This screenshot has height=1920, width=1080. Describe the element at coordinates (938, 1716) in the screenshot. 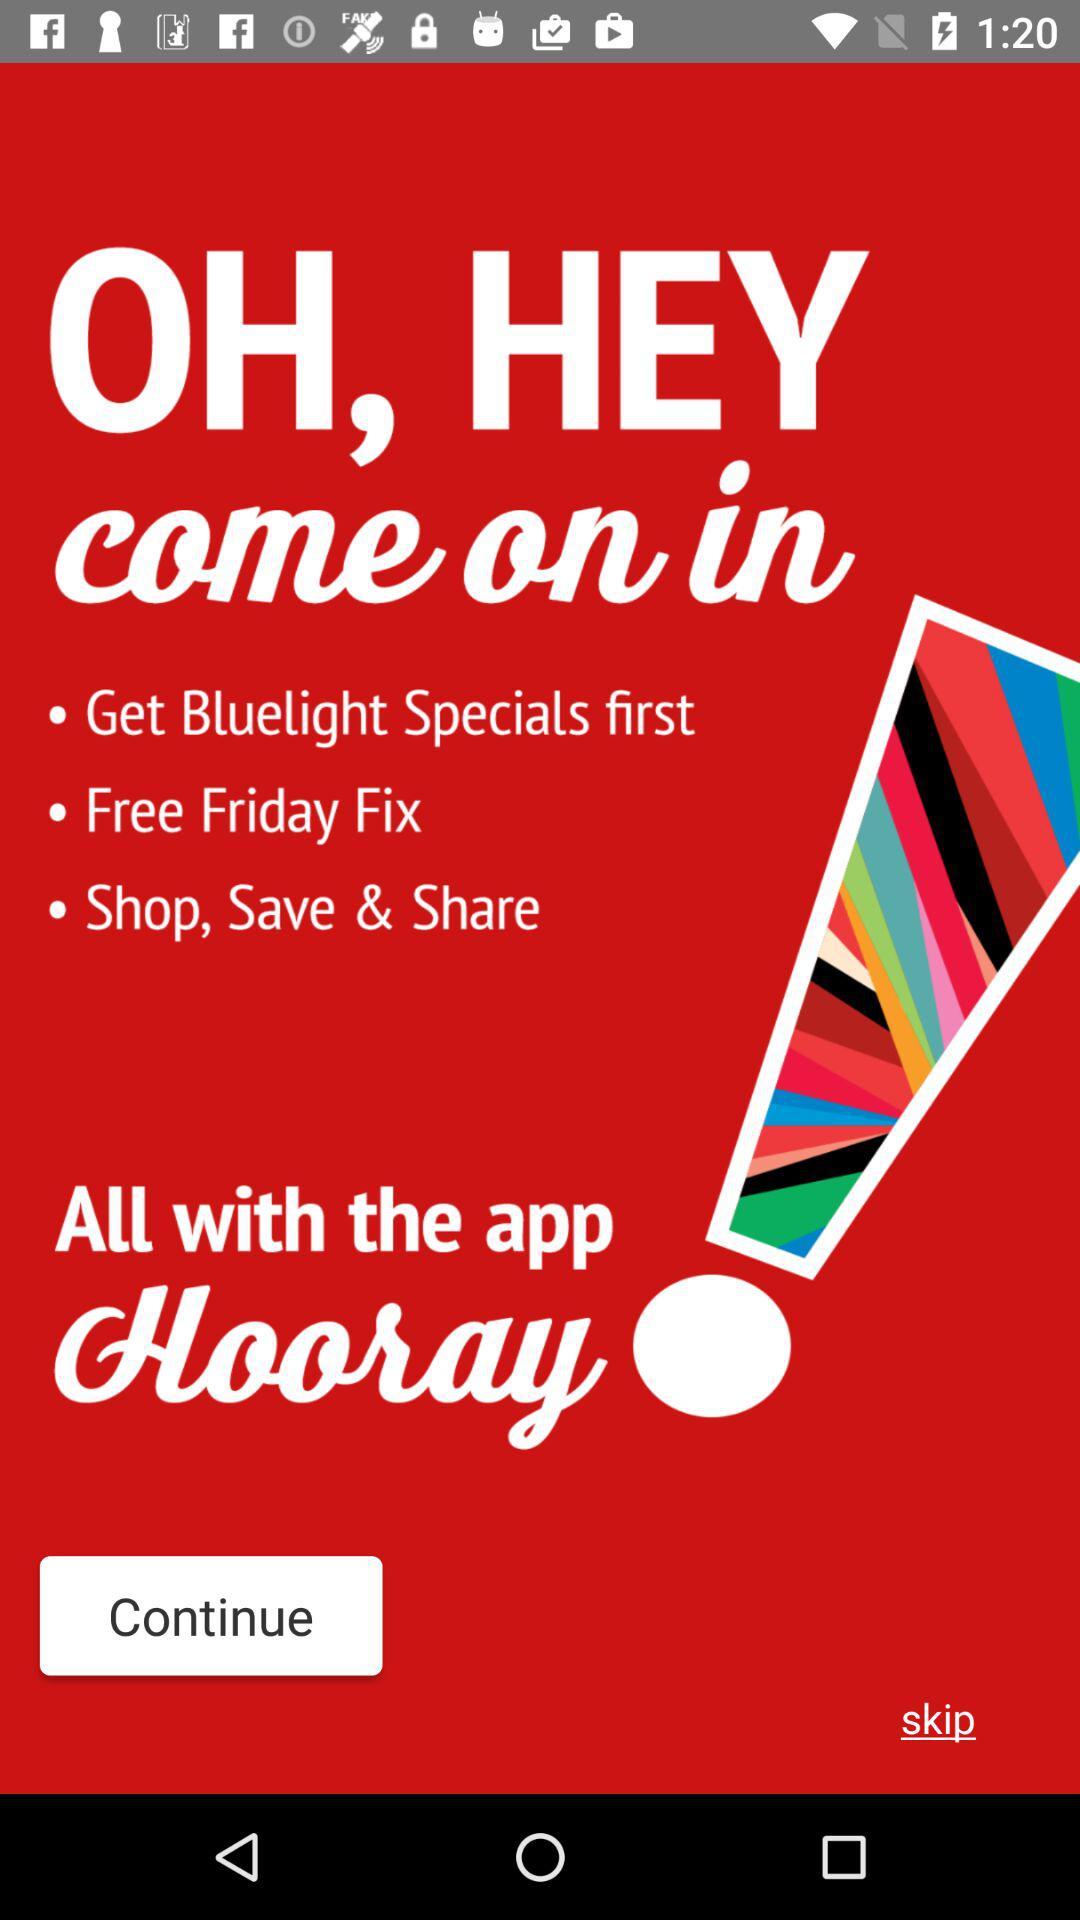

I see `skip icon` at that location.